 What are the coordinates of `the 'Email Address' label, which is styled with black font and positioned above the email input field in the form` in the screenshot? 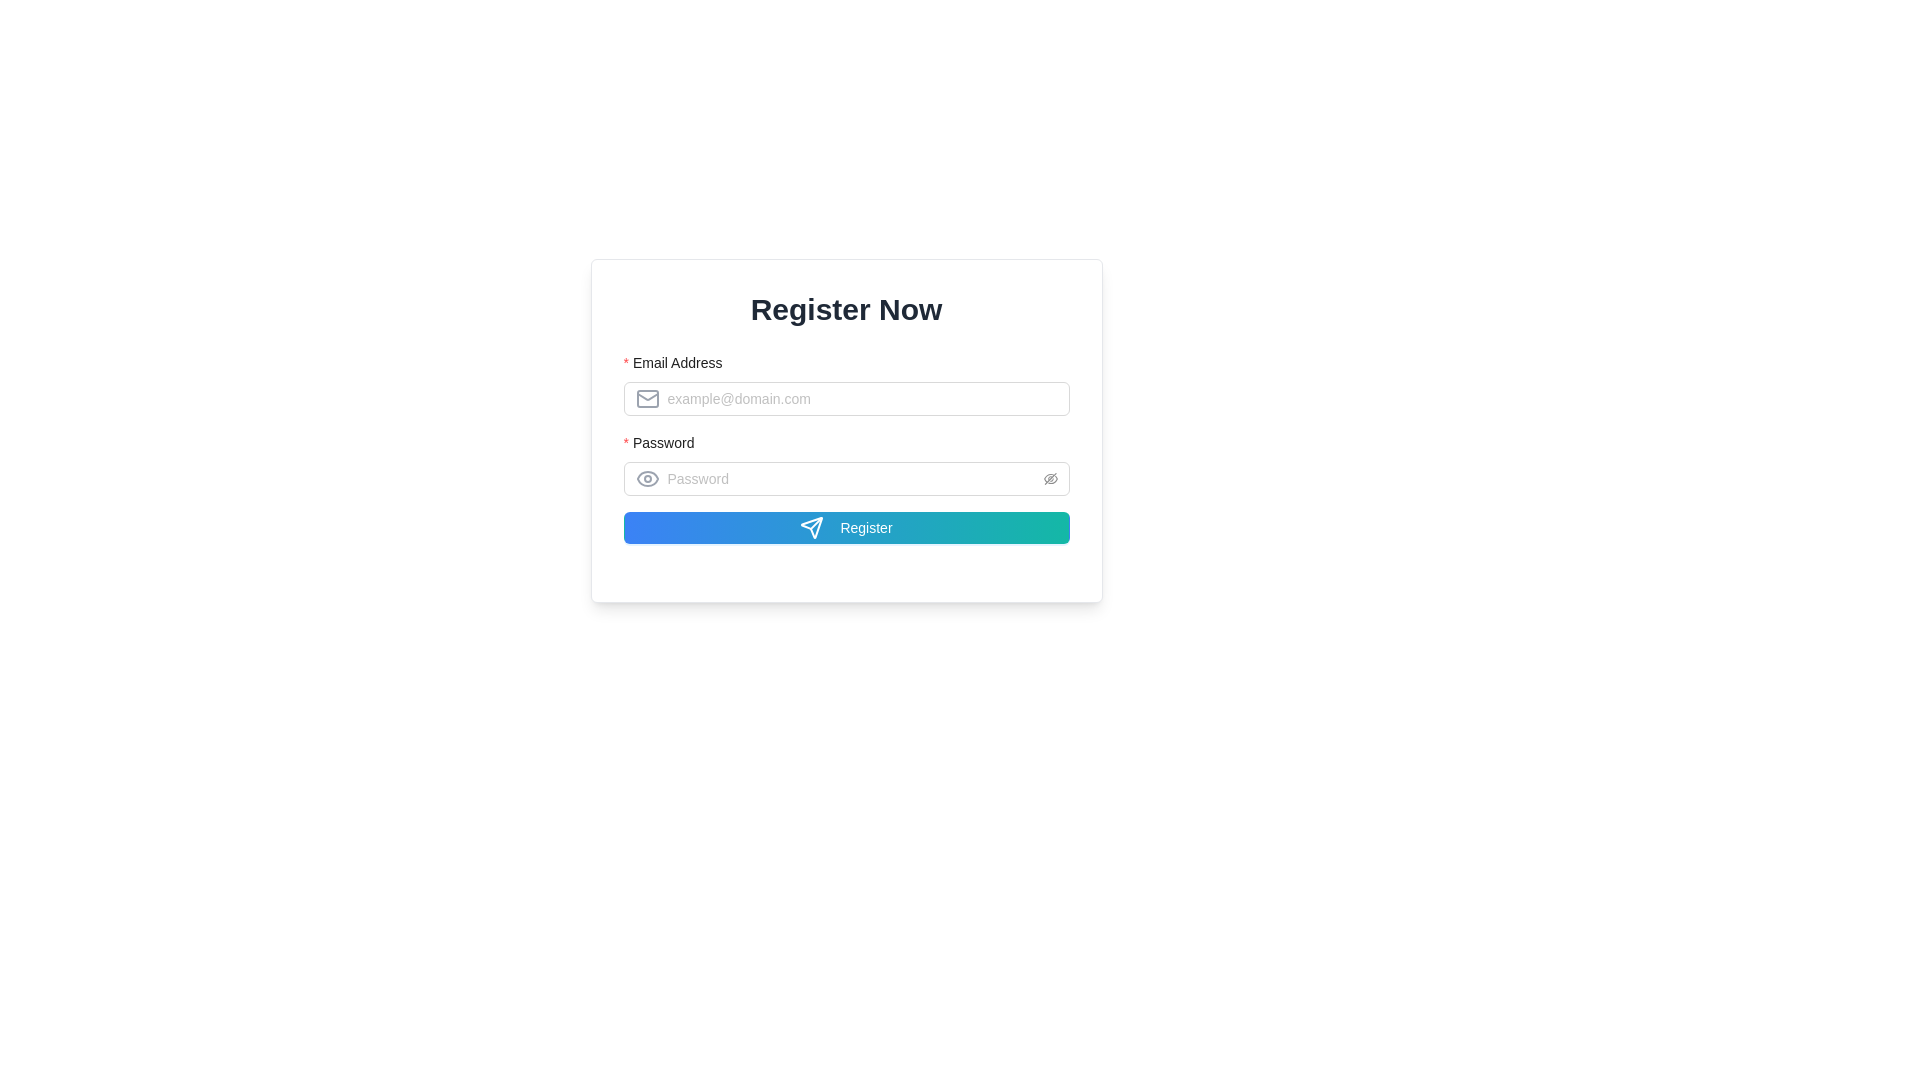 It's located at (679, 362).